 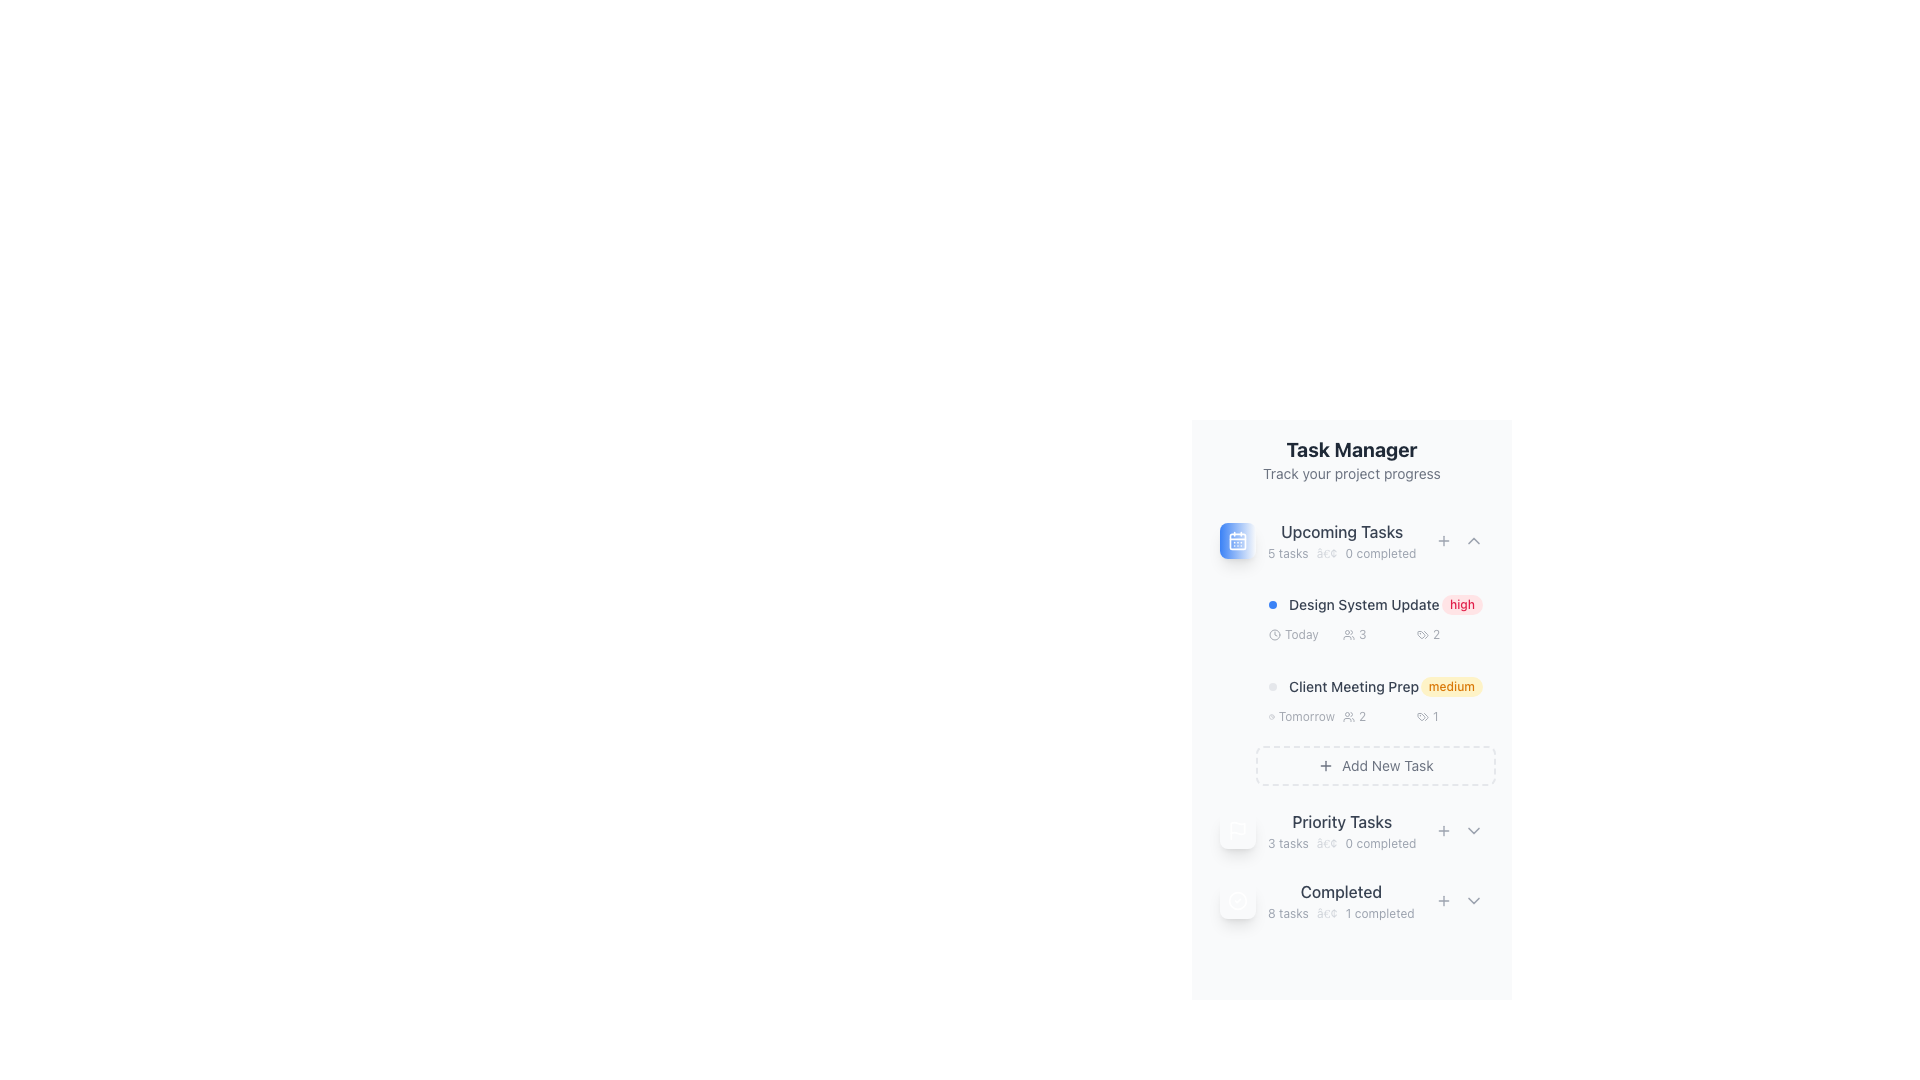 What do you see at coordinates (1301, 635) in the screenshot?
I see `the static text label indicating the due date for the task titled 'Design System Update' in the 'Upcoming Tasks' section, which is positioned next to a clock icon` at bounding box center [1301, 635].